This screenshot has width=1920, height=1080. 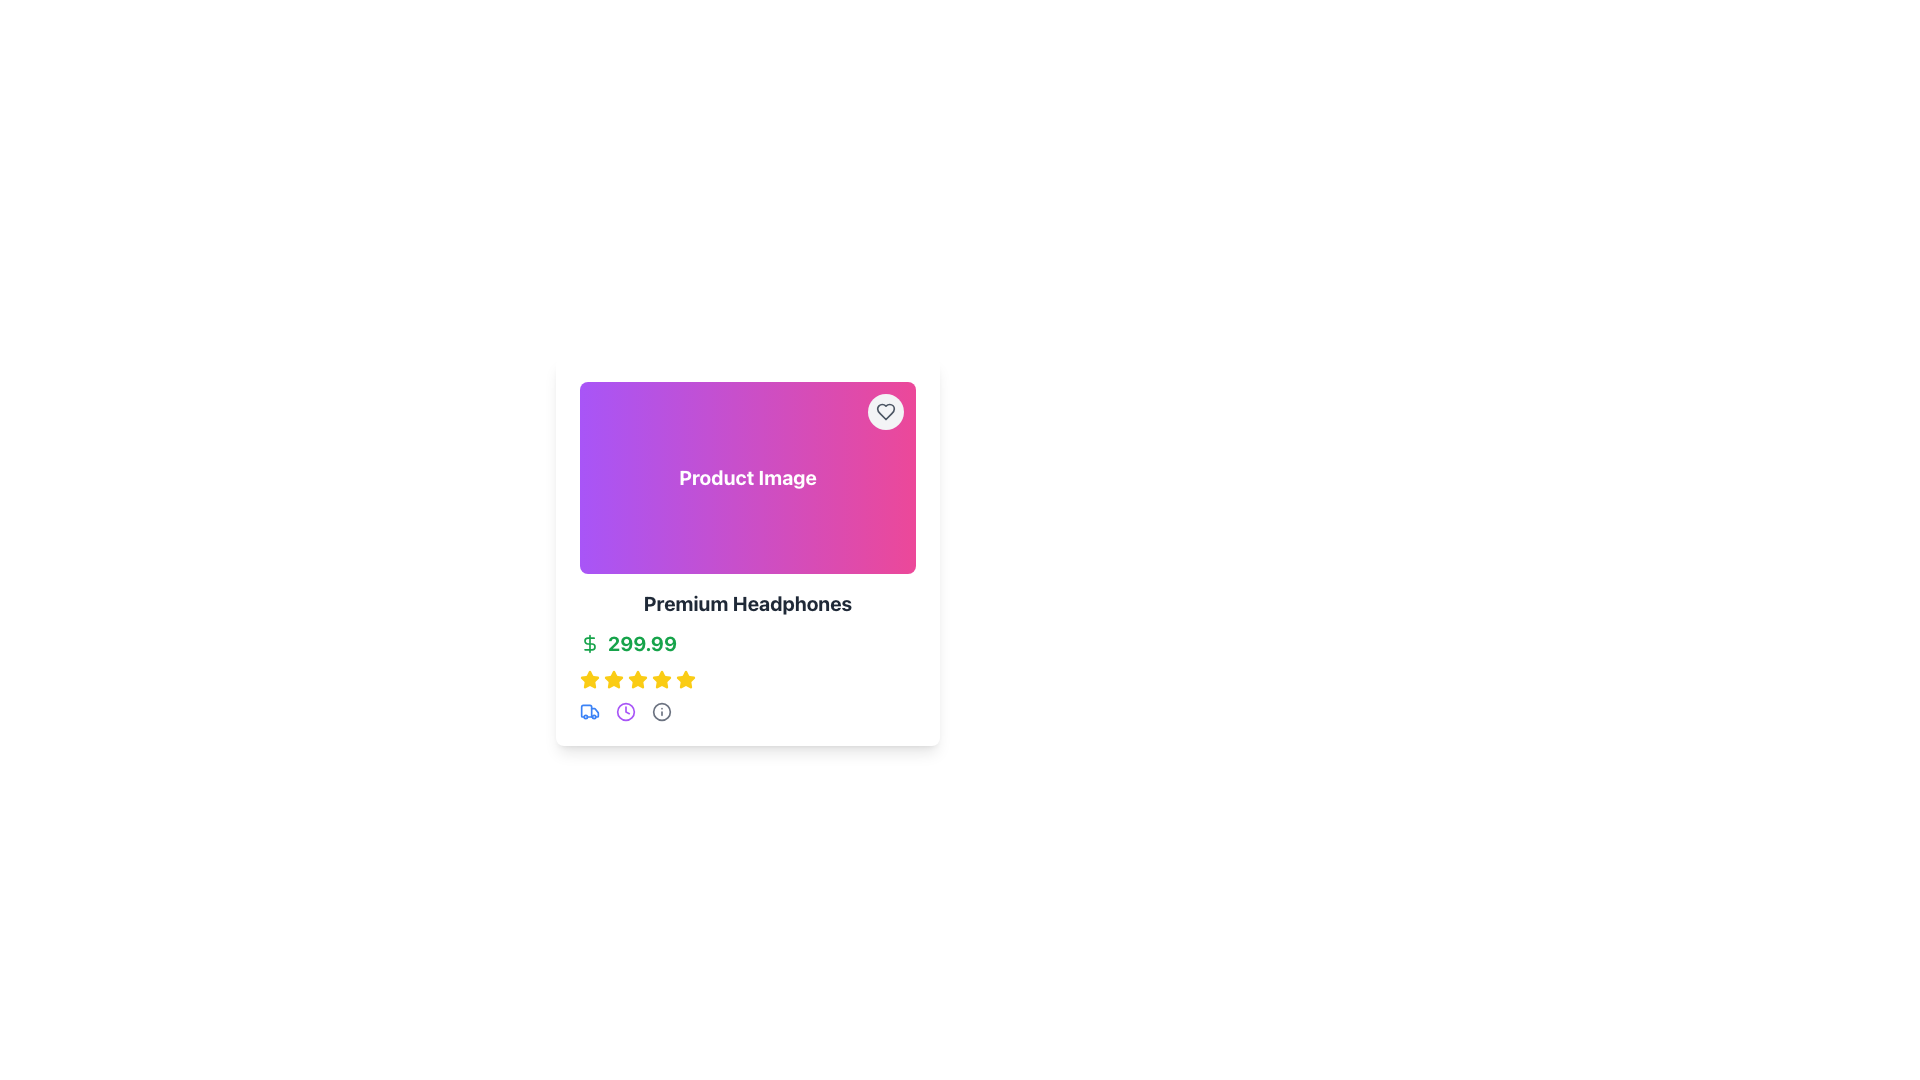 What do you see at coordinates (613, 678) in the screenshot?
I see `the third star icon in the rating component, which is styled with a yellow fill` at bounding box center [613, 678].